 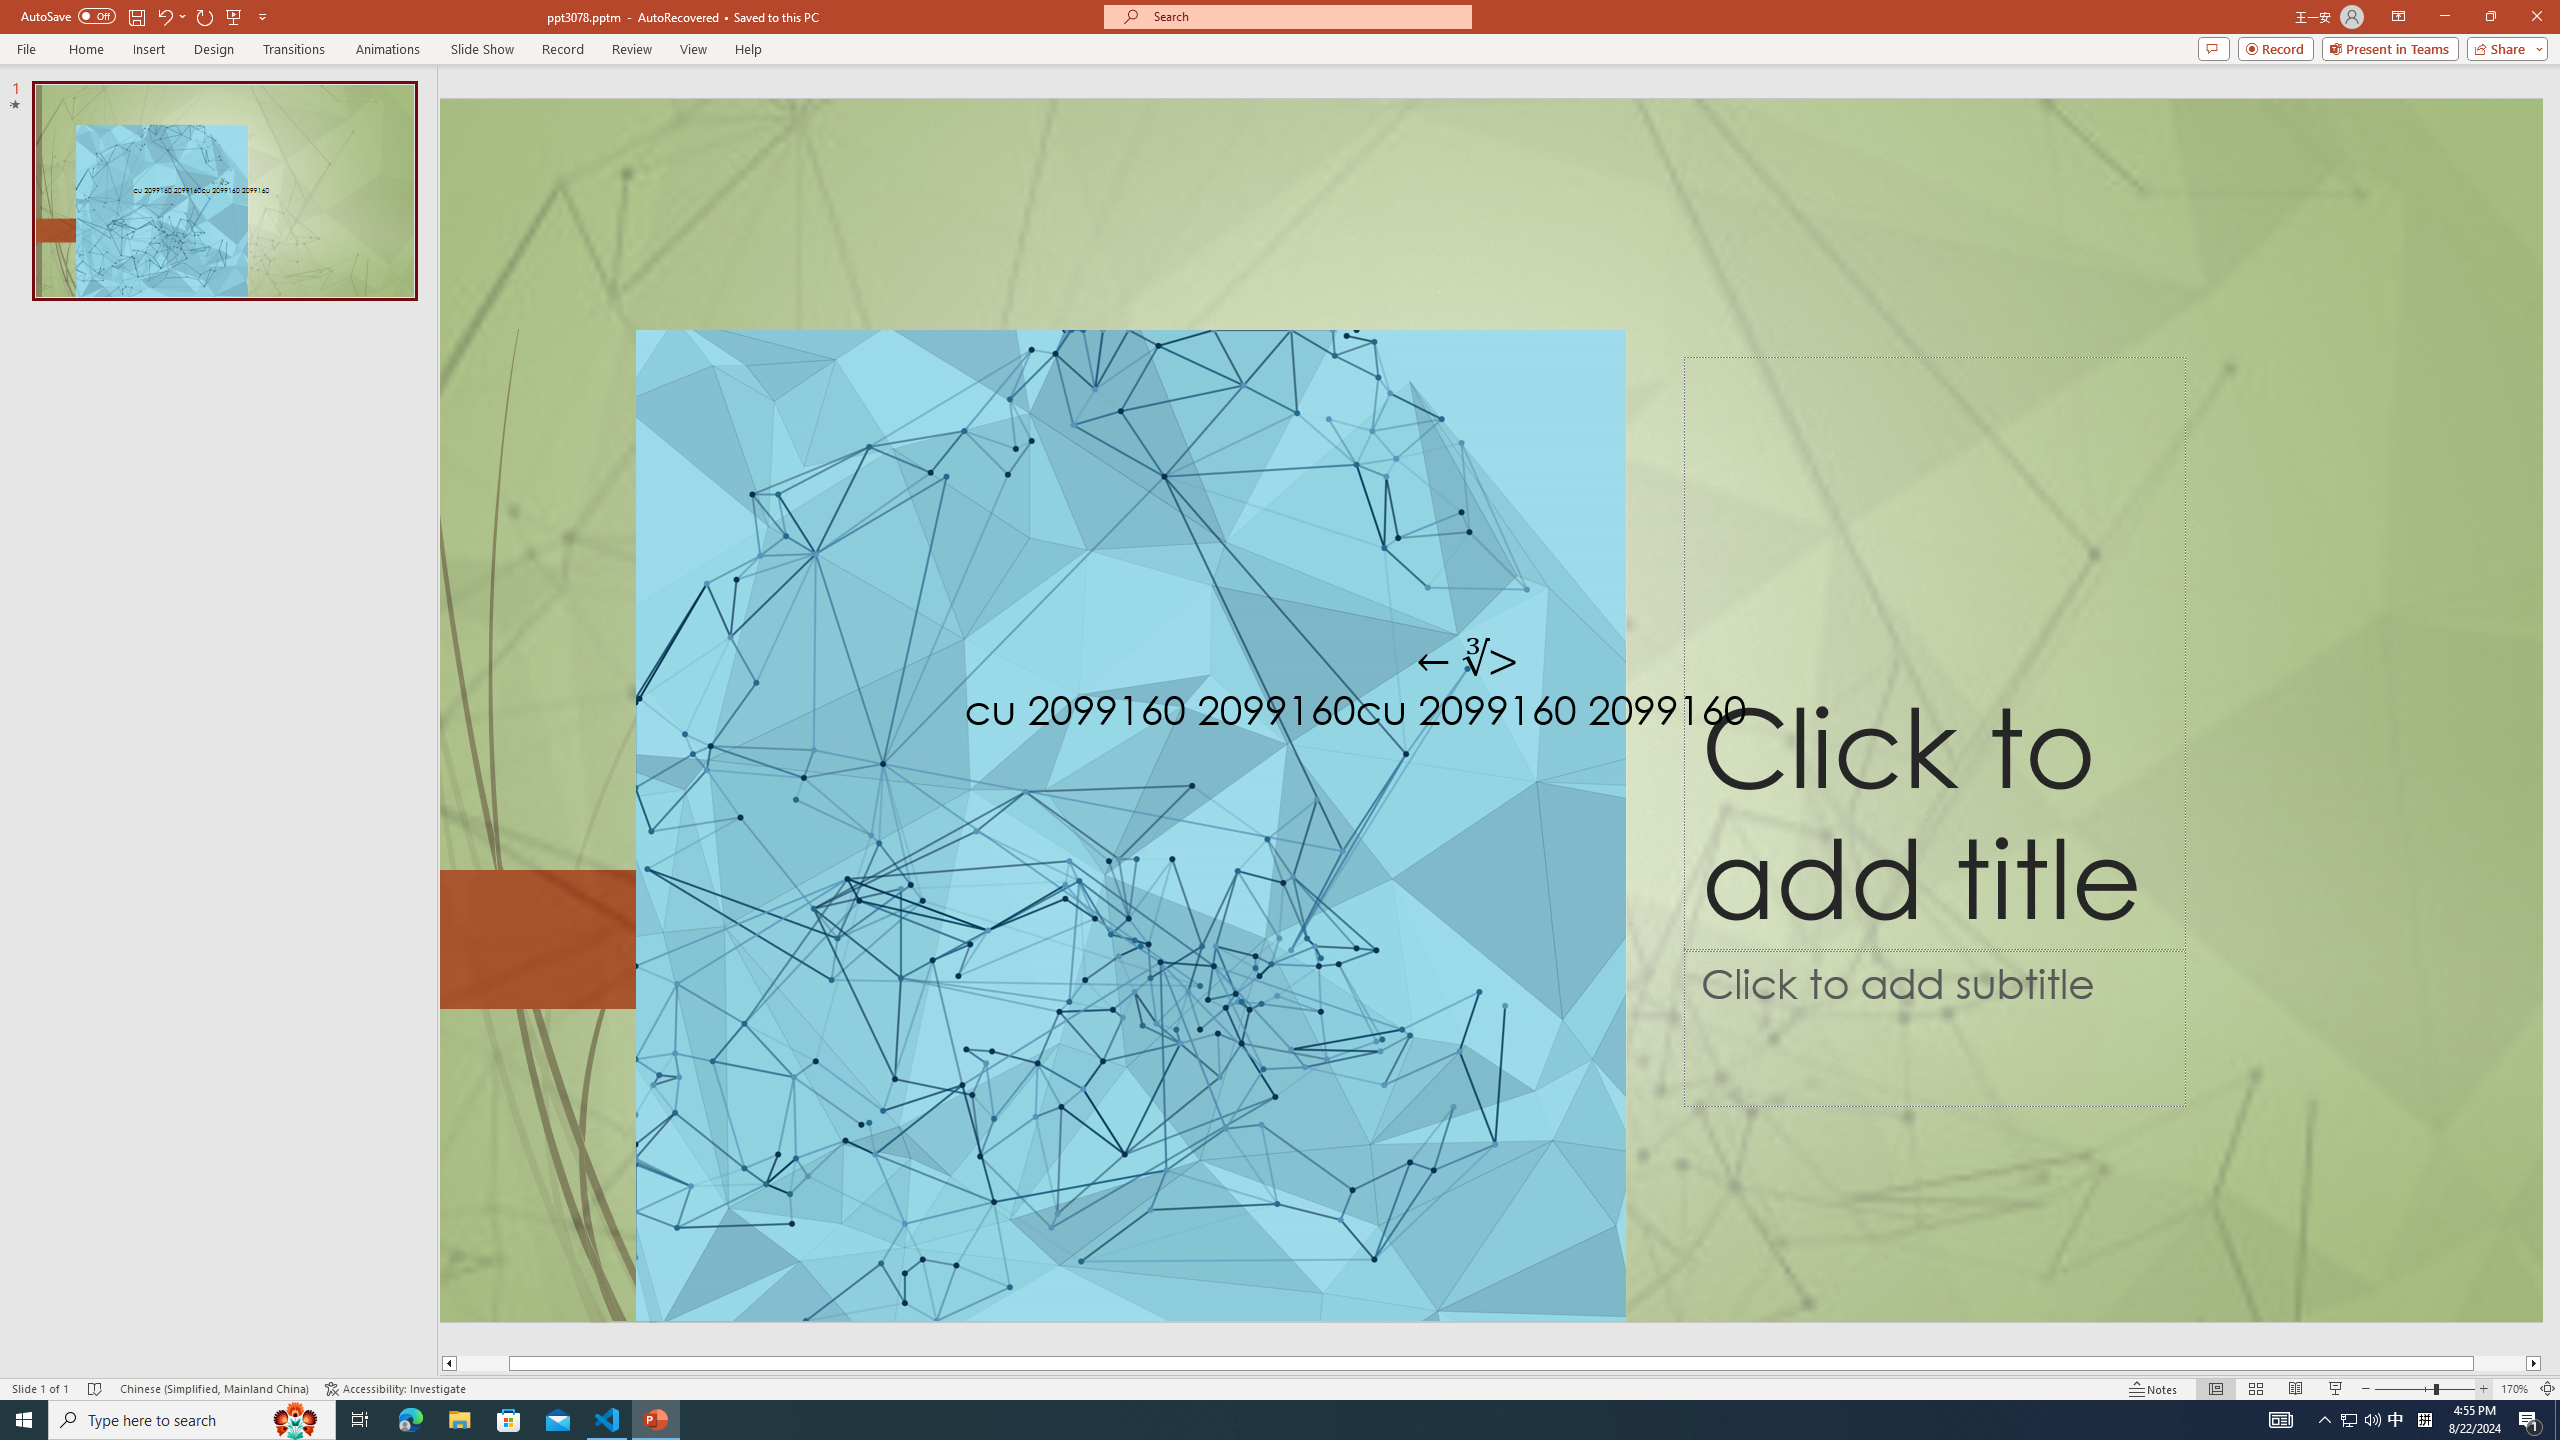 What do you see at coordinates (694, 49) in the screenshot?
I see `'View'` at bounding box center [694, 49].